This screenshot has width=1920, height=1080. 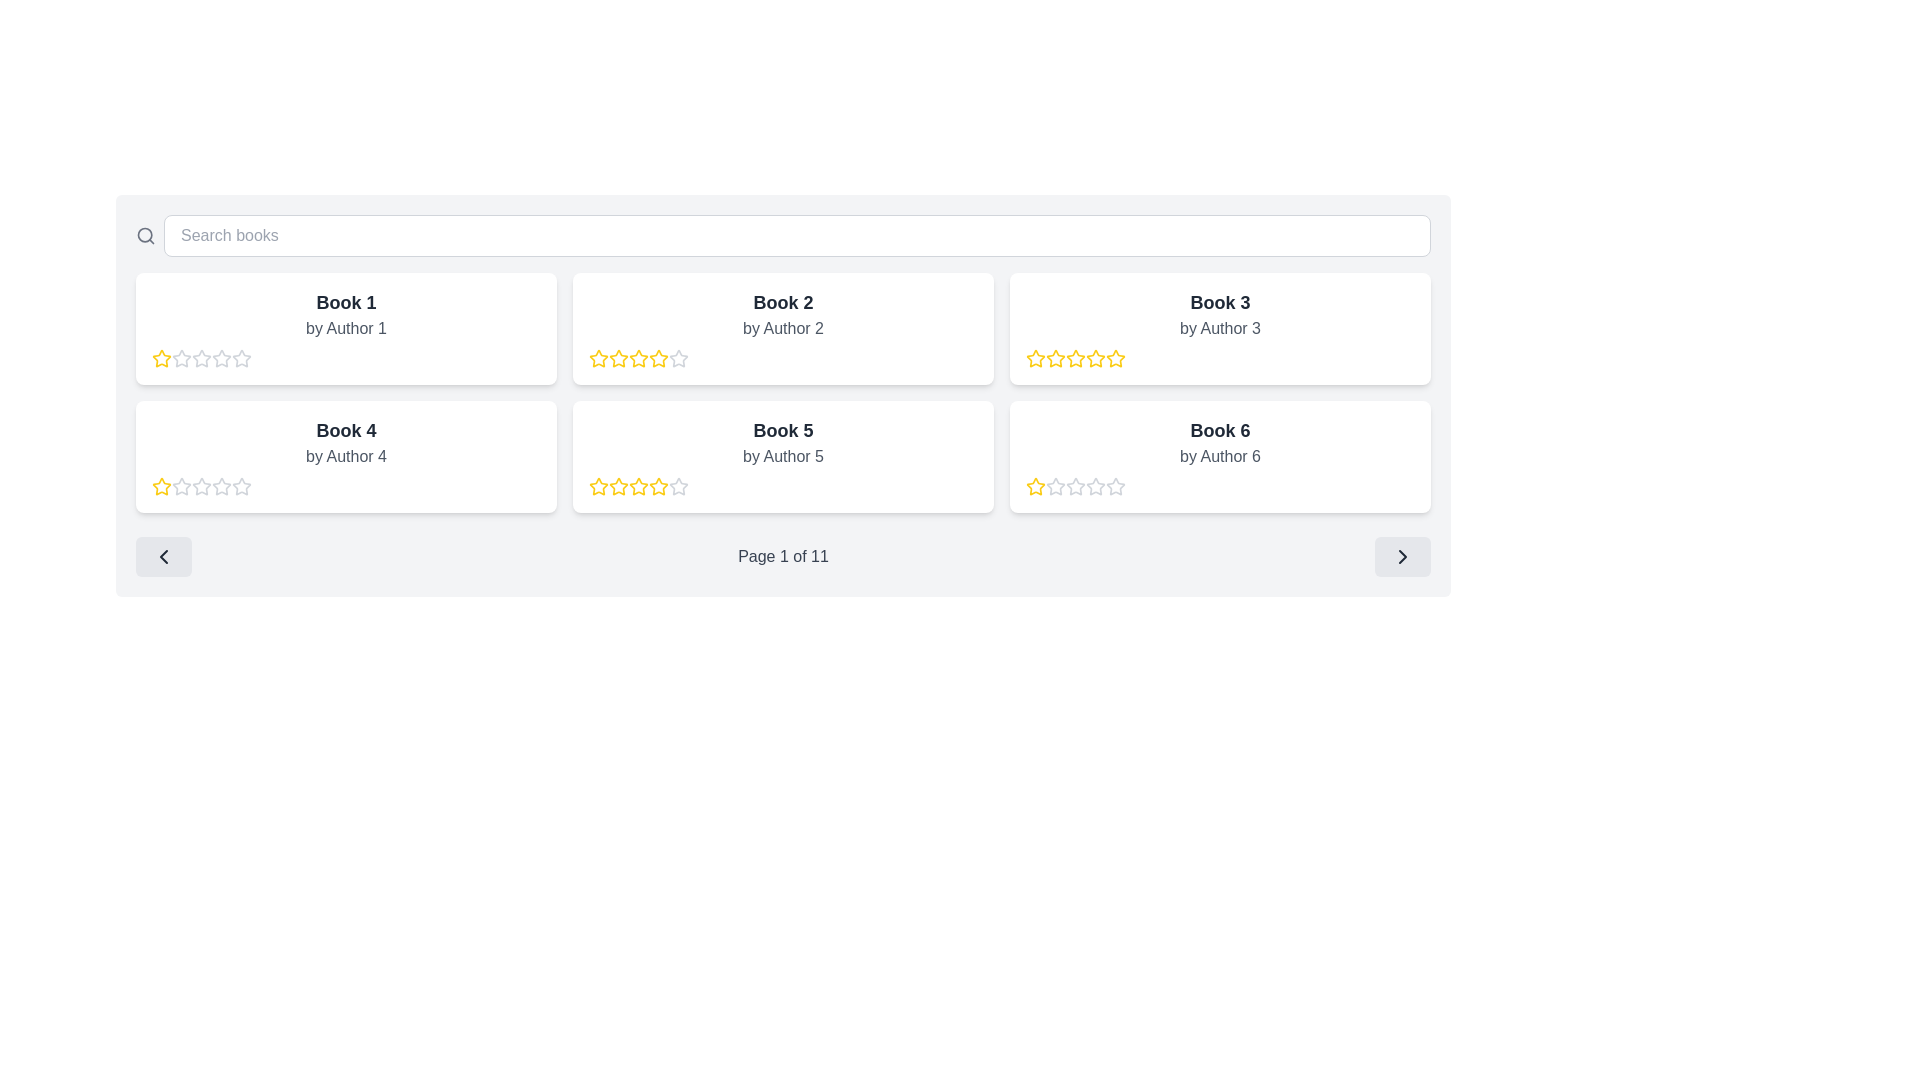 I want to click on the third star in the rating system for 'Book 3', so click(x=1094, y=357).